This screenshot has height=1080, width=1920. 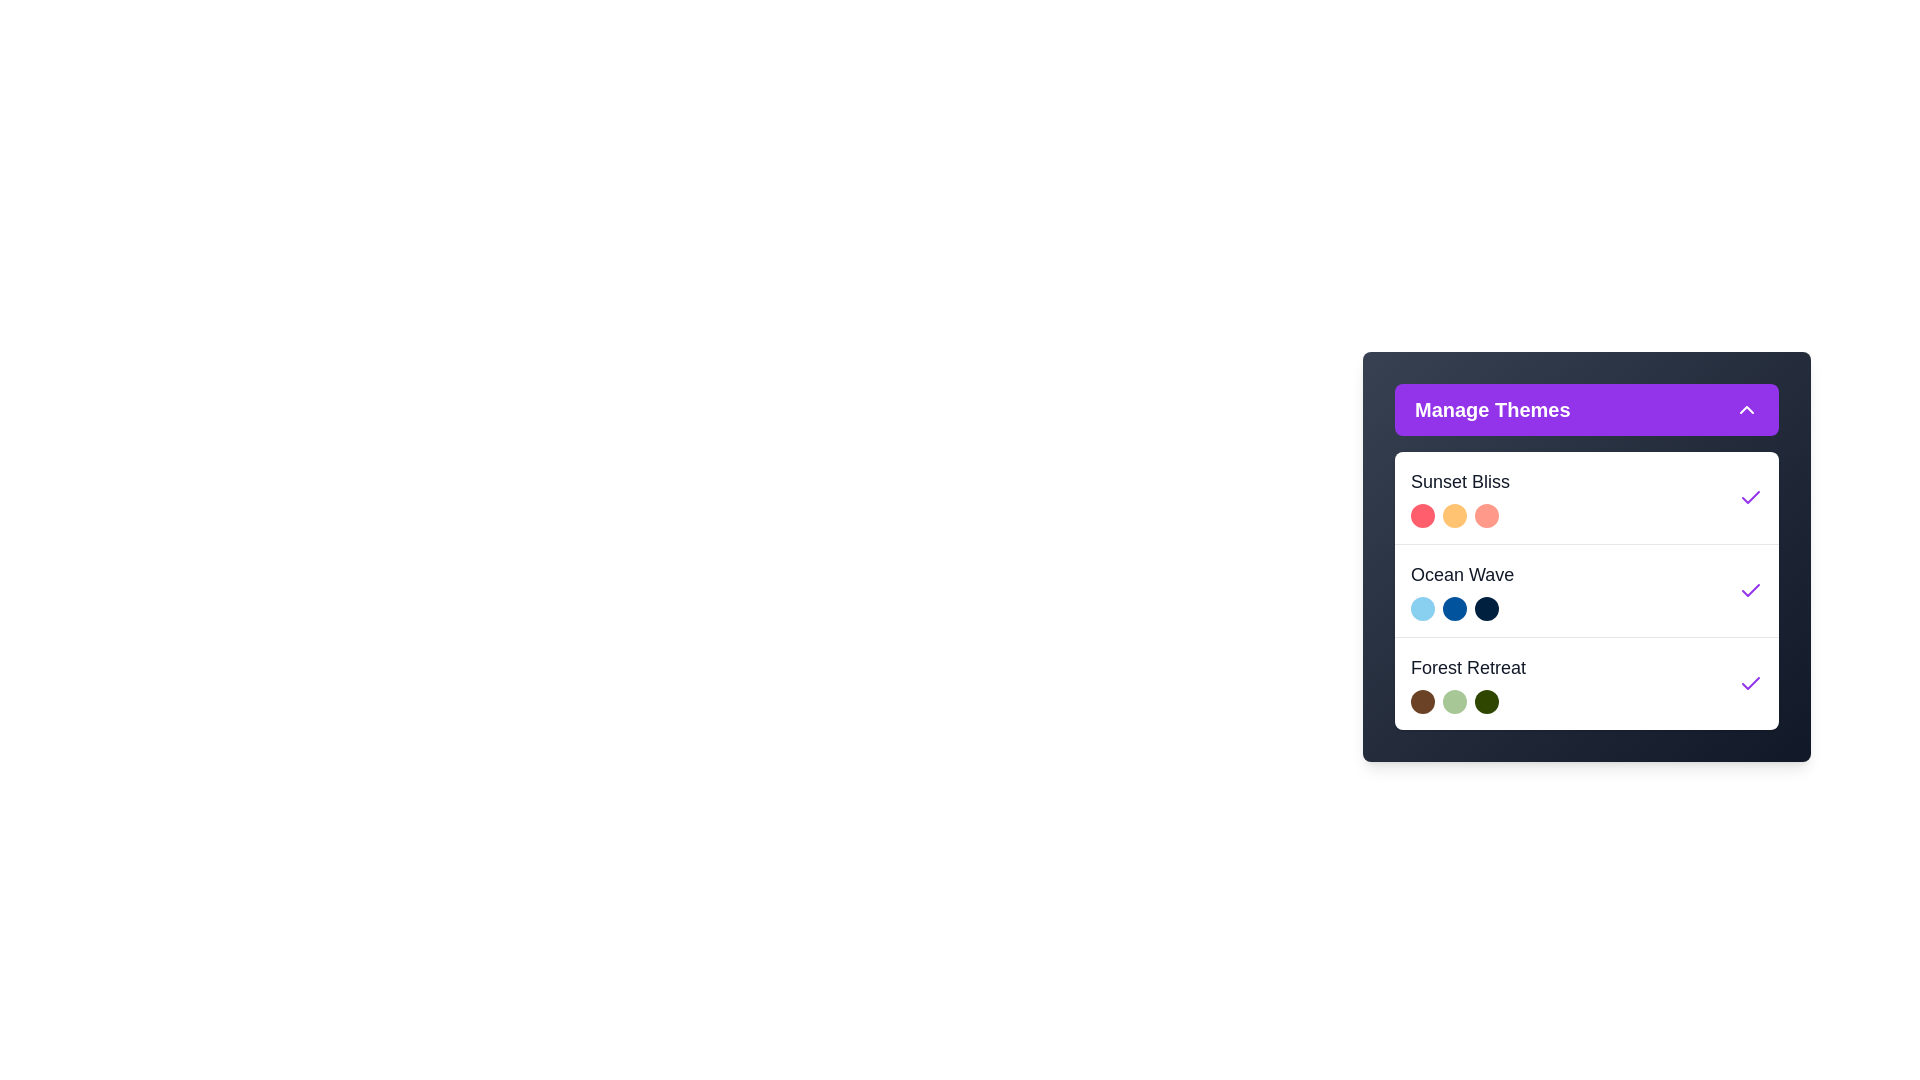 I want to click on the theme Sunset Bliss by clicking its checkmark, so click(x=1750, y=496).